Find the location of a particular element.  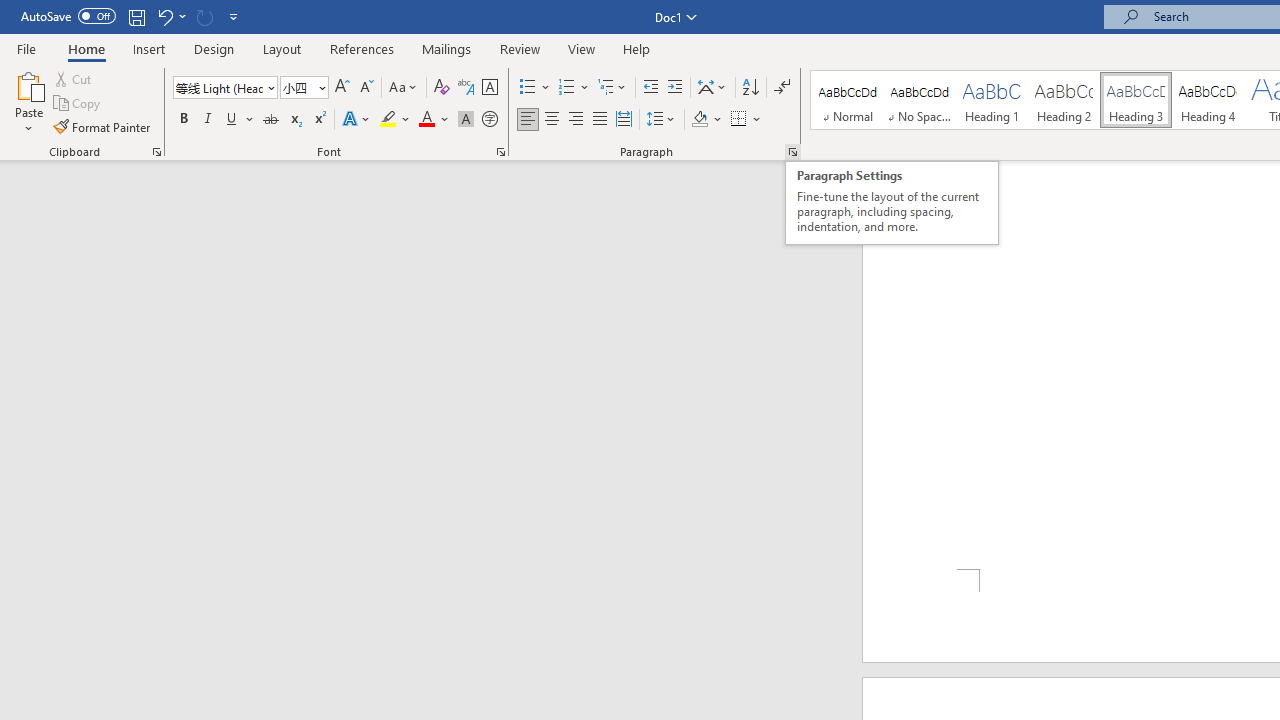

'Cut' is located at coordinates (74, 78).